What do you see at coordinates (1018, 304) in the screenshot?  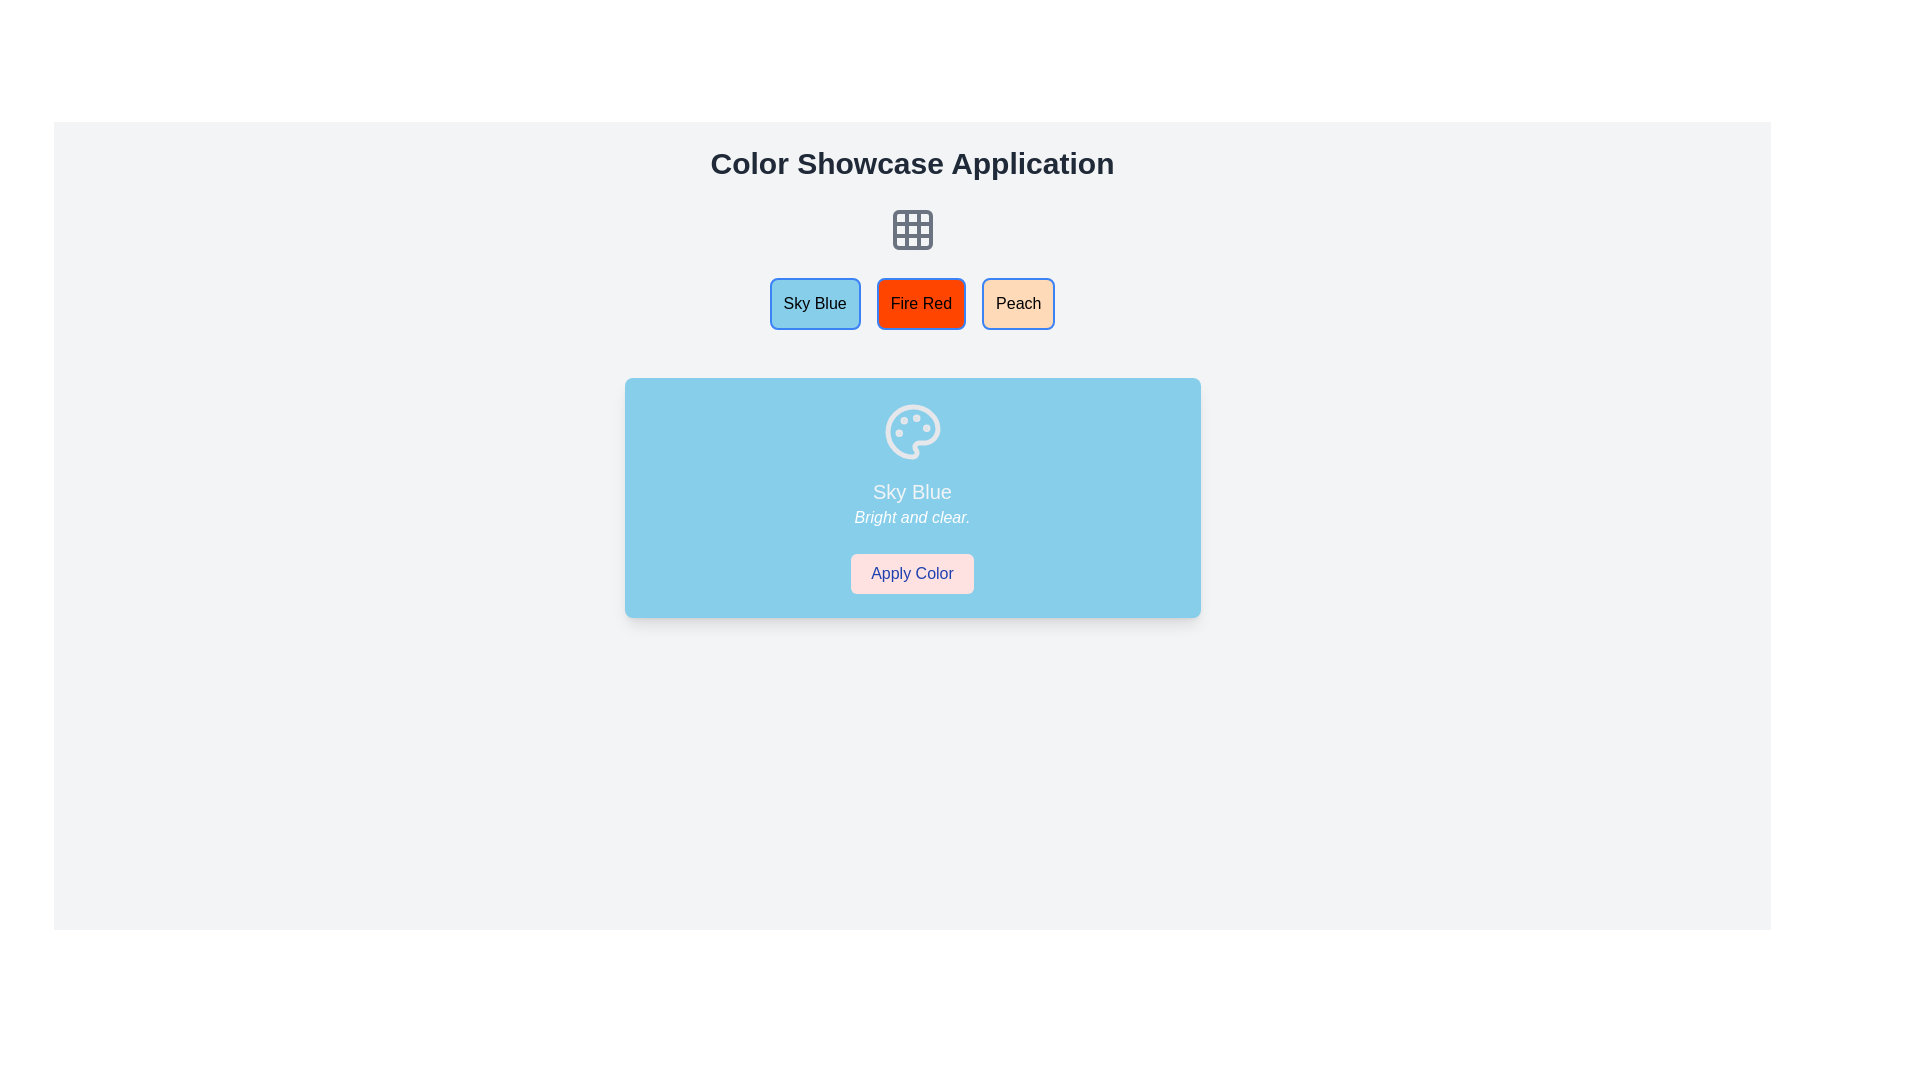 I see `the third button from the left in the horizontal row of color buttons to observe its hover effects` at bounding box center [1018, 304].